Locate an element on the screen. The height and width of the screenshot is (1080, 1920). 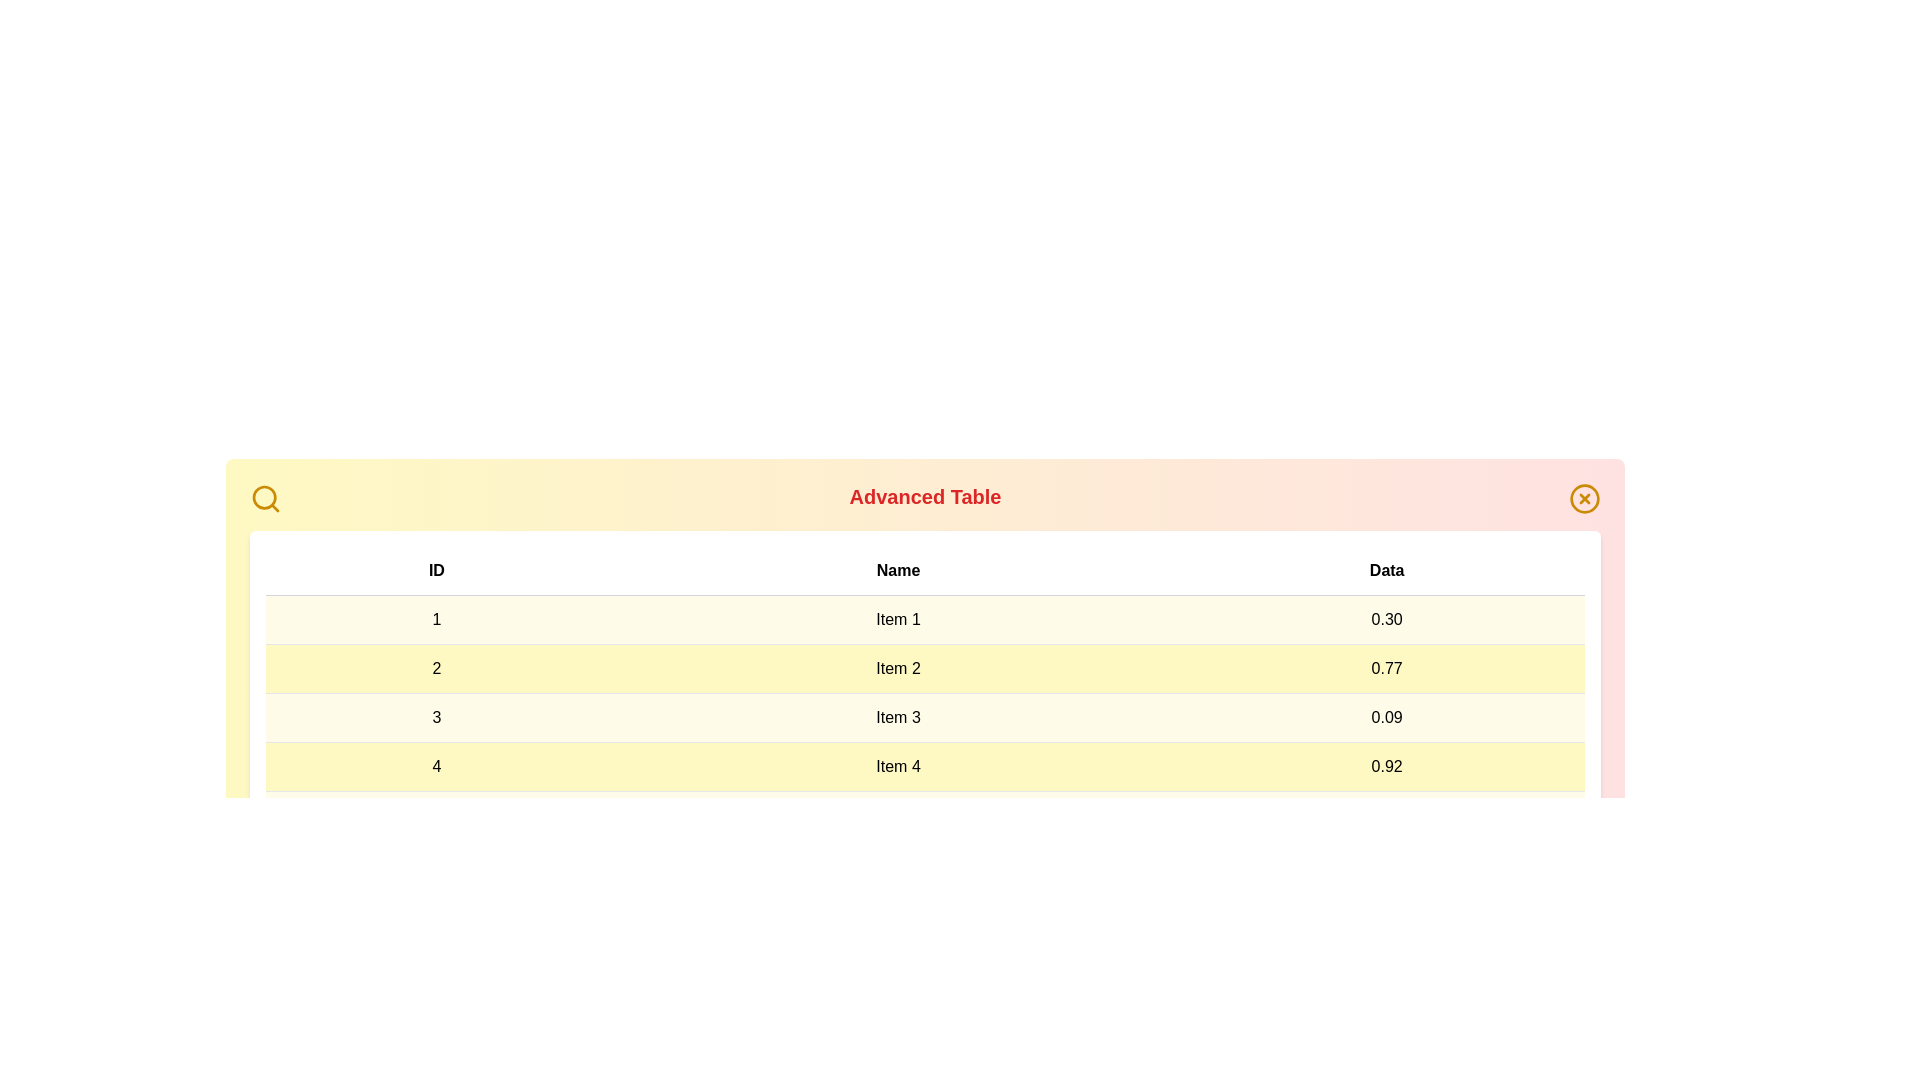
the table header labeled ID to sort the table by that column is located at coordinates (435, 571).